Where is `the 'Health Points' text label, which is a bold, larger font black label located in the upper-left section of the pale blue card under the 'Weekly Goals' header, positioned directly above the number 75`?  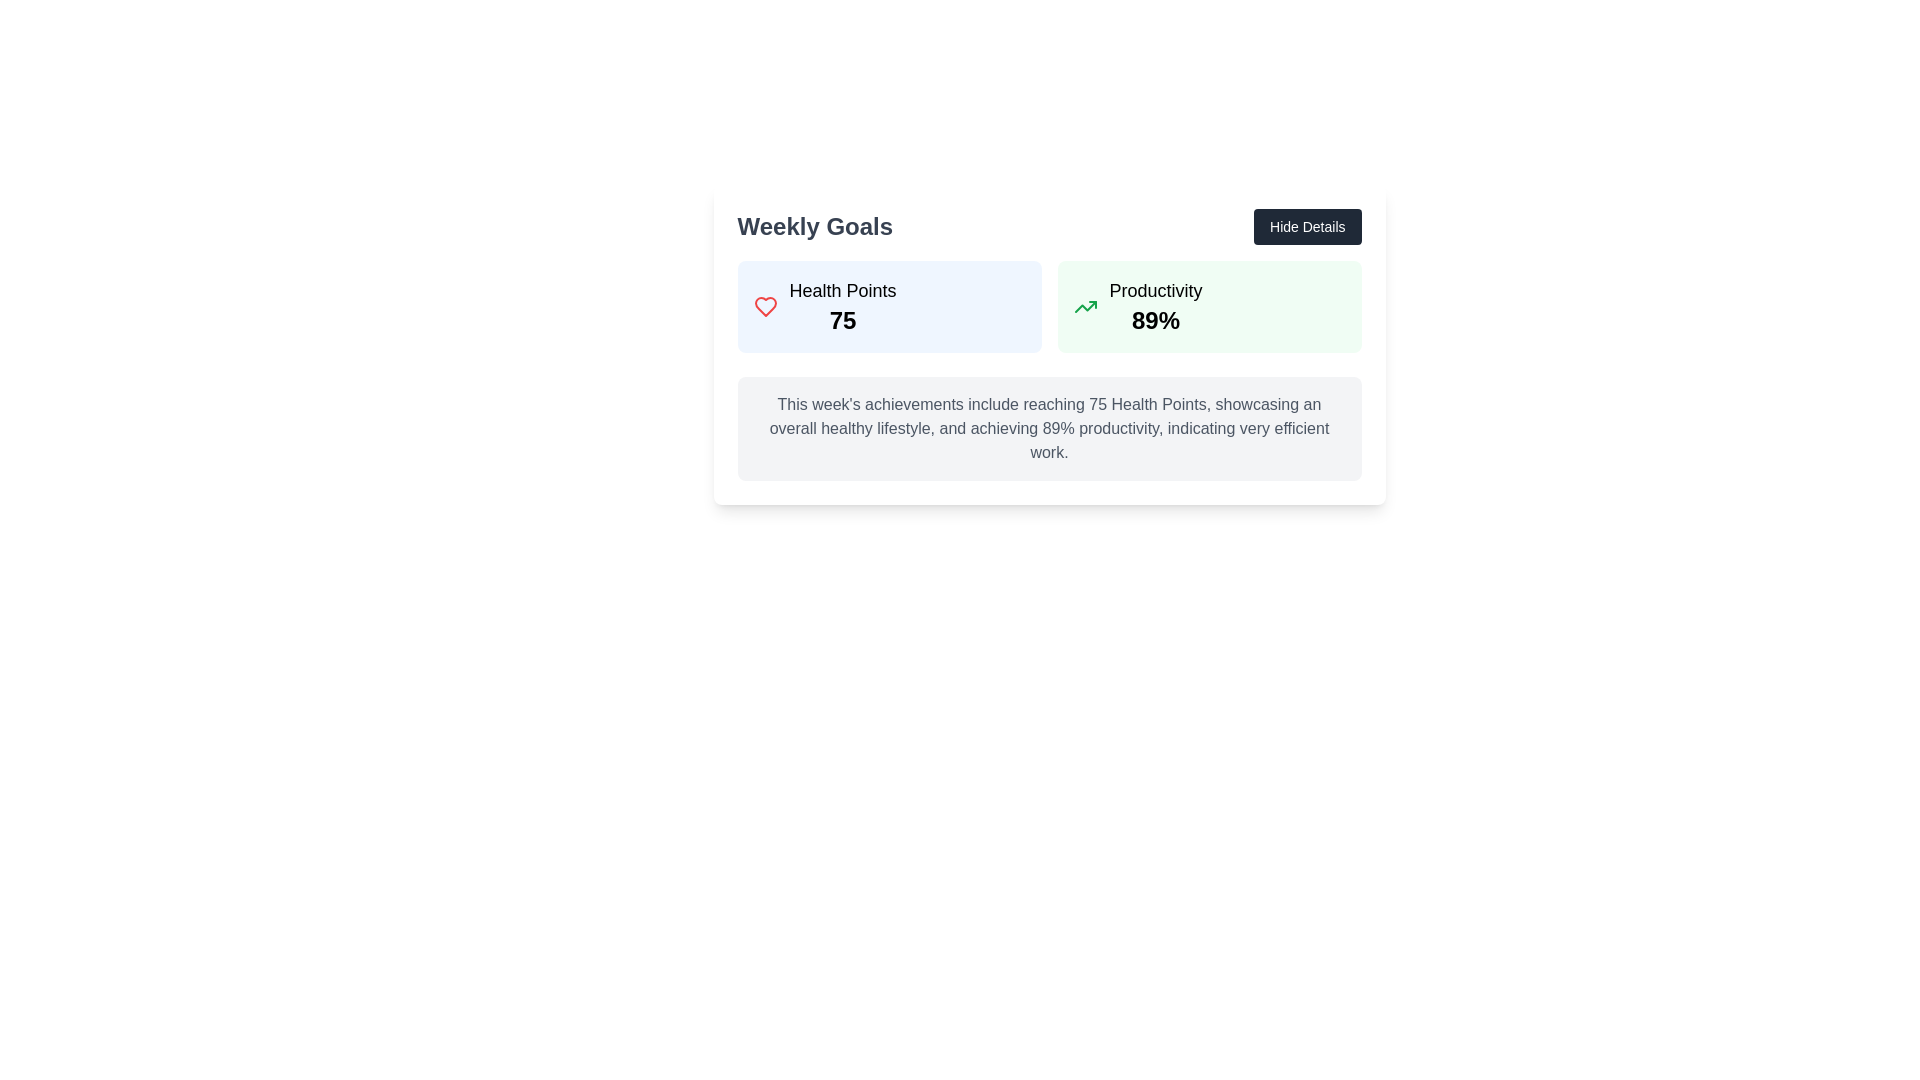 the 'Health Points' text label, which is a bold, larger font black label located in the upper-left section of the pale blue card under the 'Weekly Goals' header, positioned directly above the number 75 is located at coordinates (843, 290).